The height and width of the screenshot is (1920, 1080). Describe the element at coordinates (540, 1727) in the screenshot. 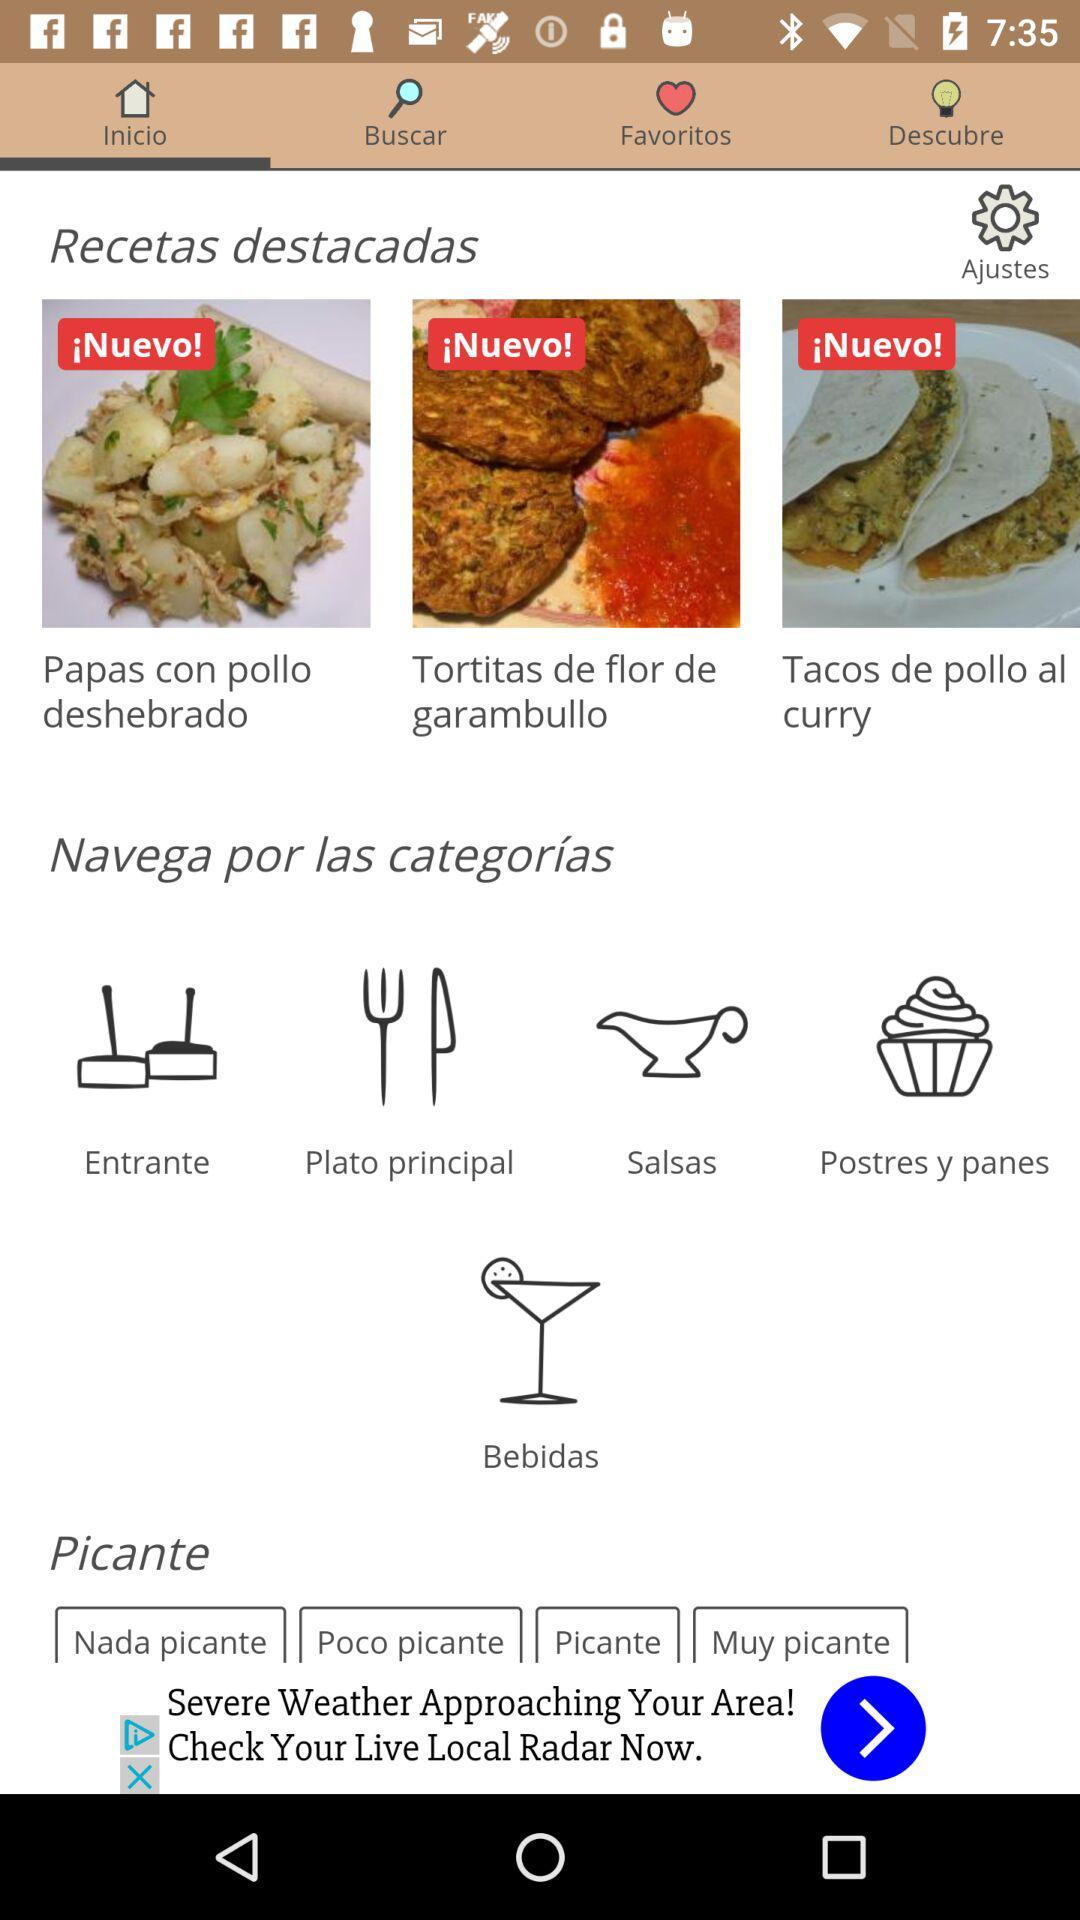

I see `advertisement` at that location.